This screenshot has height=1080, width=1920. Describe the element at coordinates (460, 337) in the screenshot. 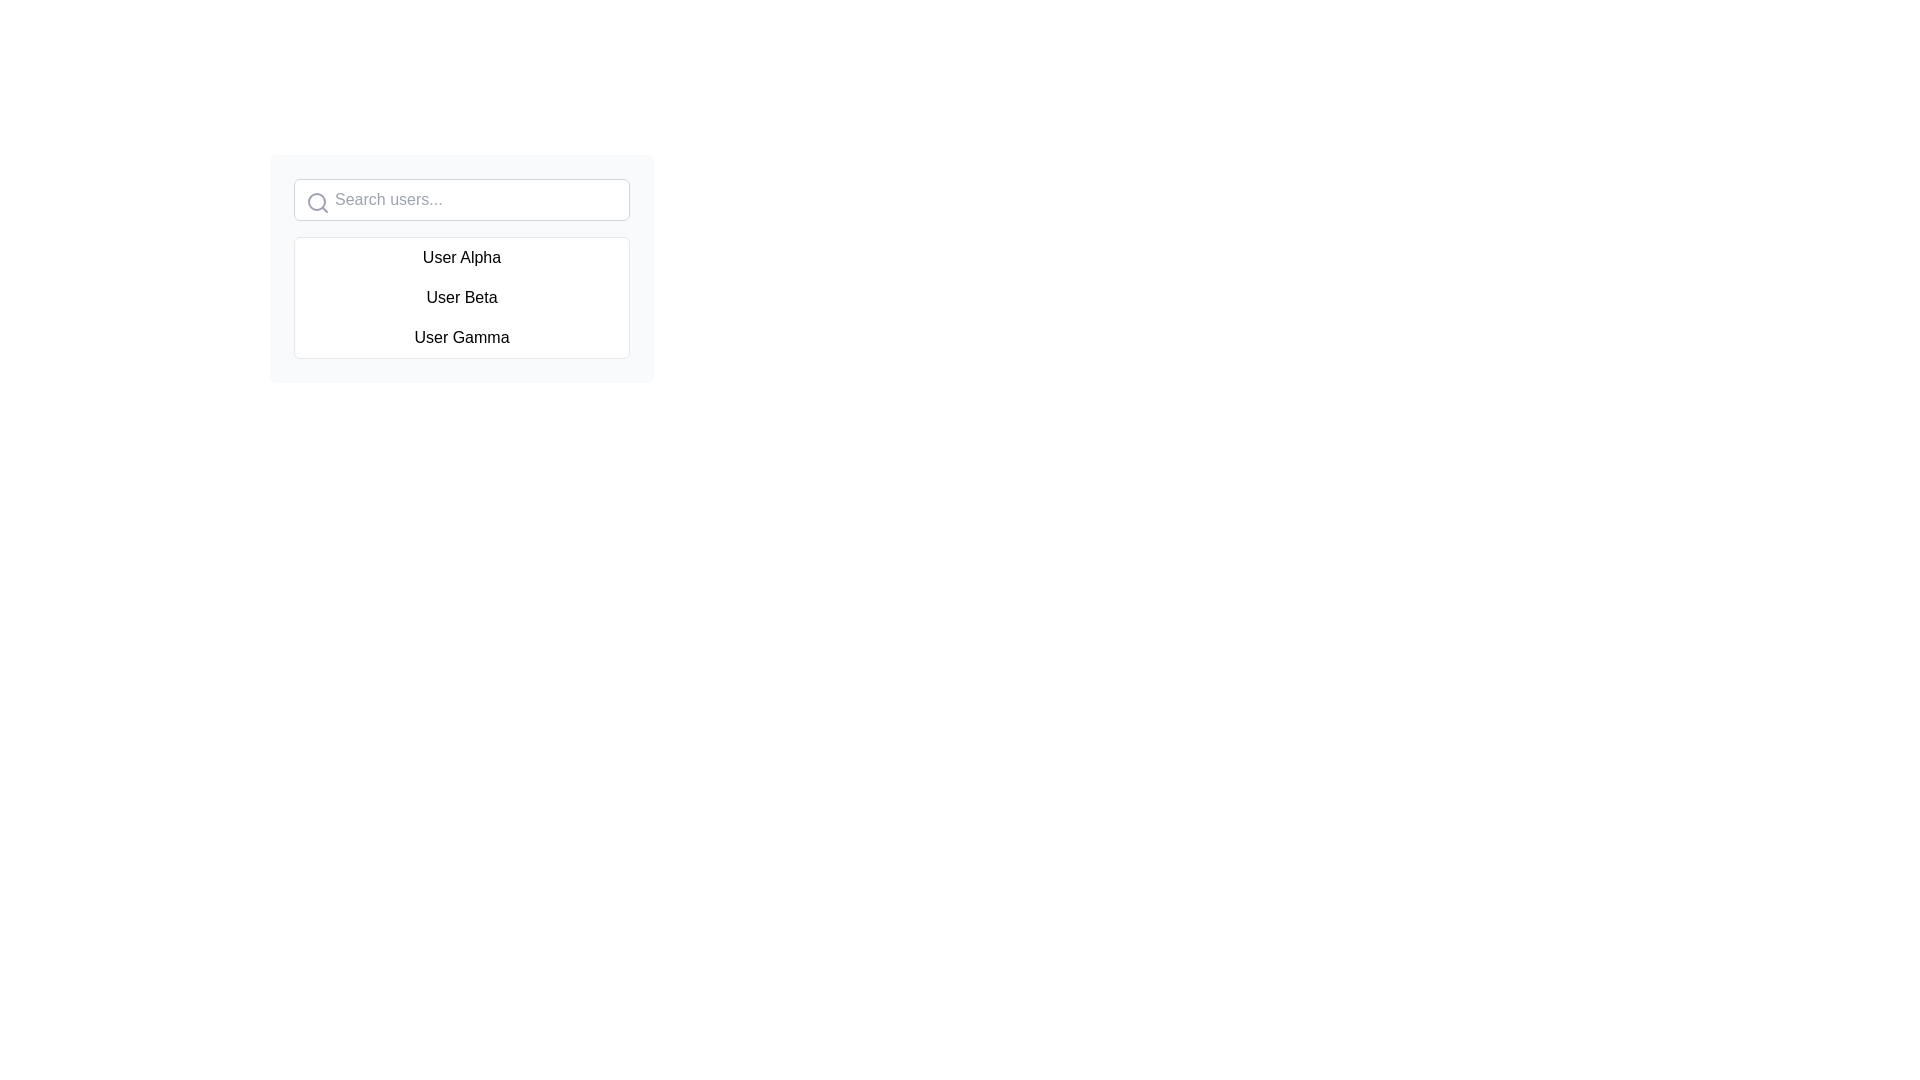

I see `the list item displaying the text 'User Gamma'` at that location.